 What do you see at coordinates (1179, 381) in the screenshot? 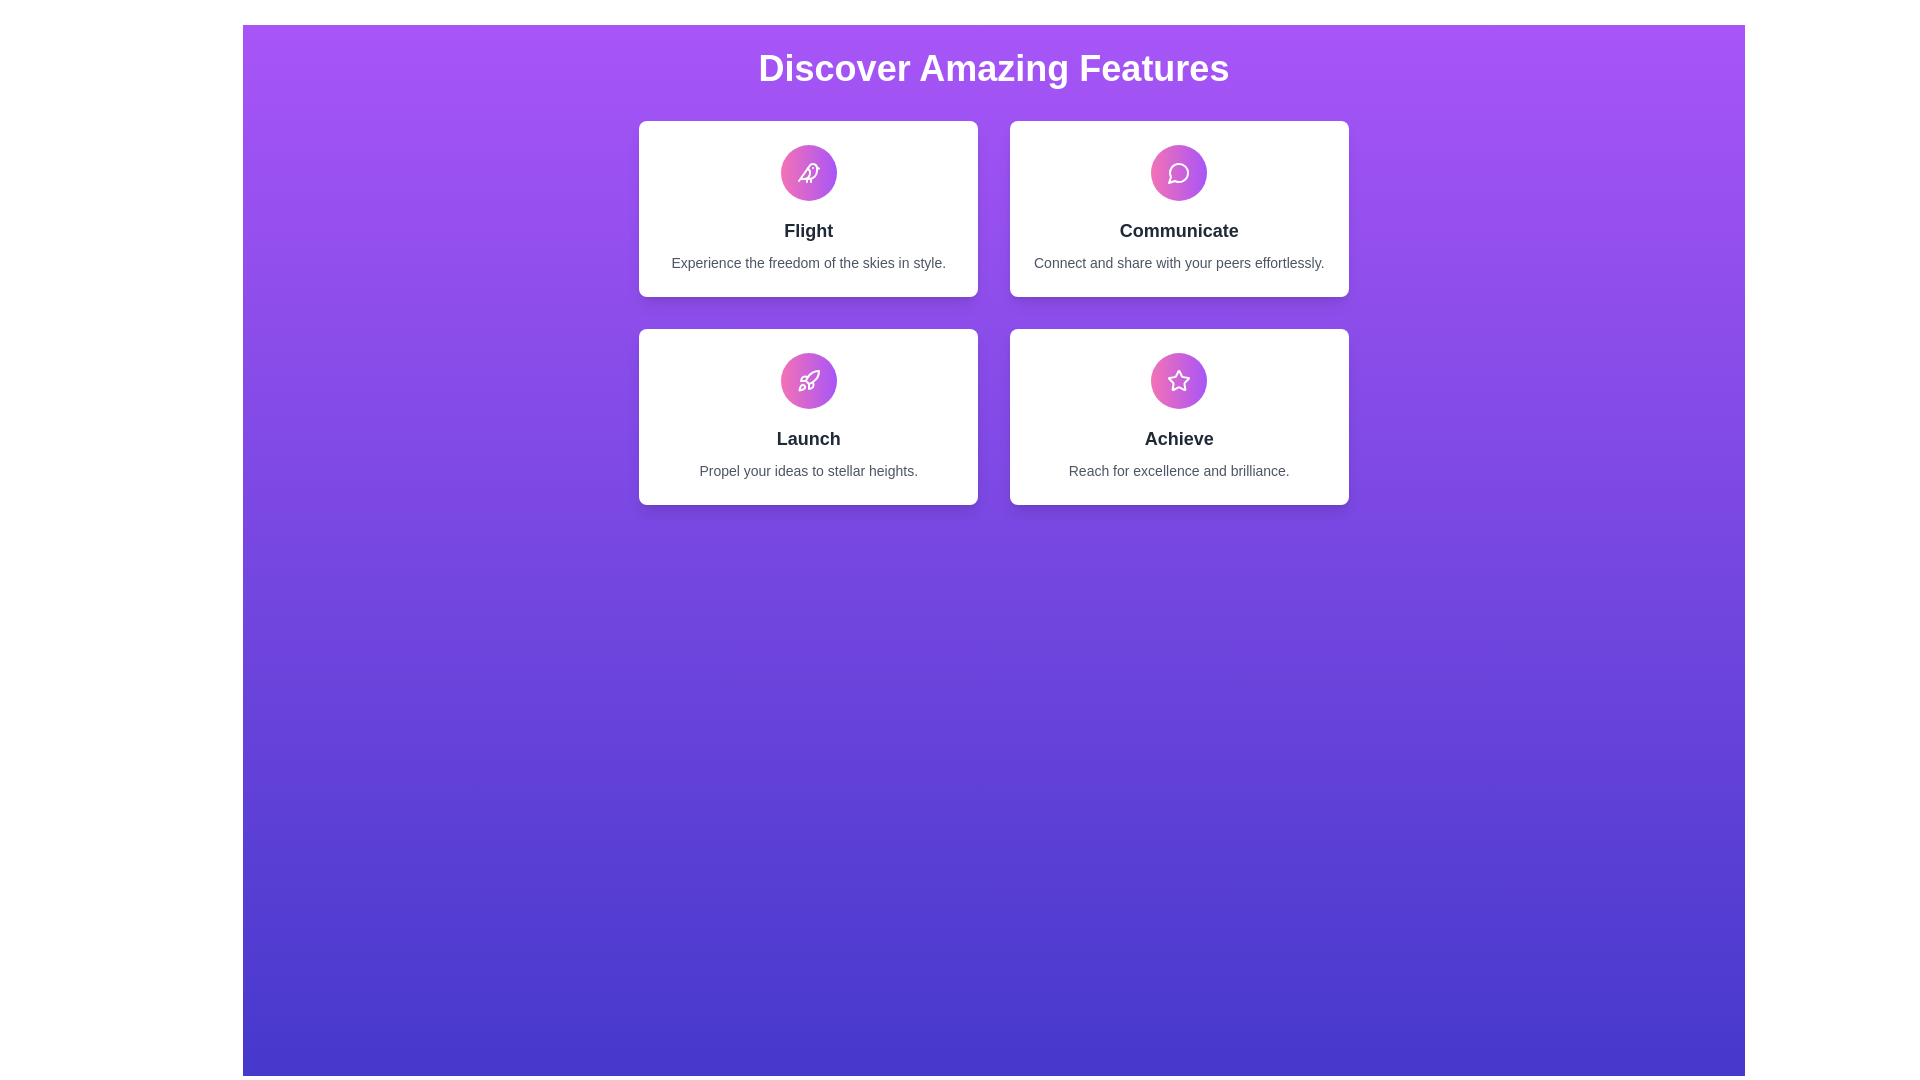
I see `the star-shaped icon with a gradient fill of pink transitioning to purple located in the 'Achieve' feature panel at the bottom-right of the interface` at bounding box center [1179, 381].